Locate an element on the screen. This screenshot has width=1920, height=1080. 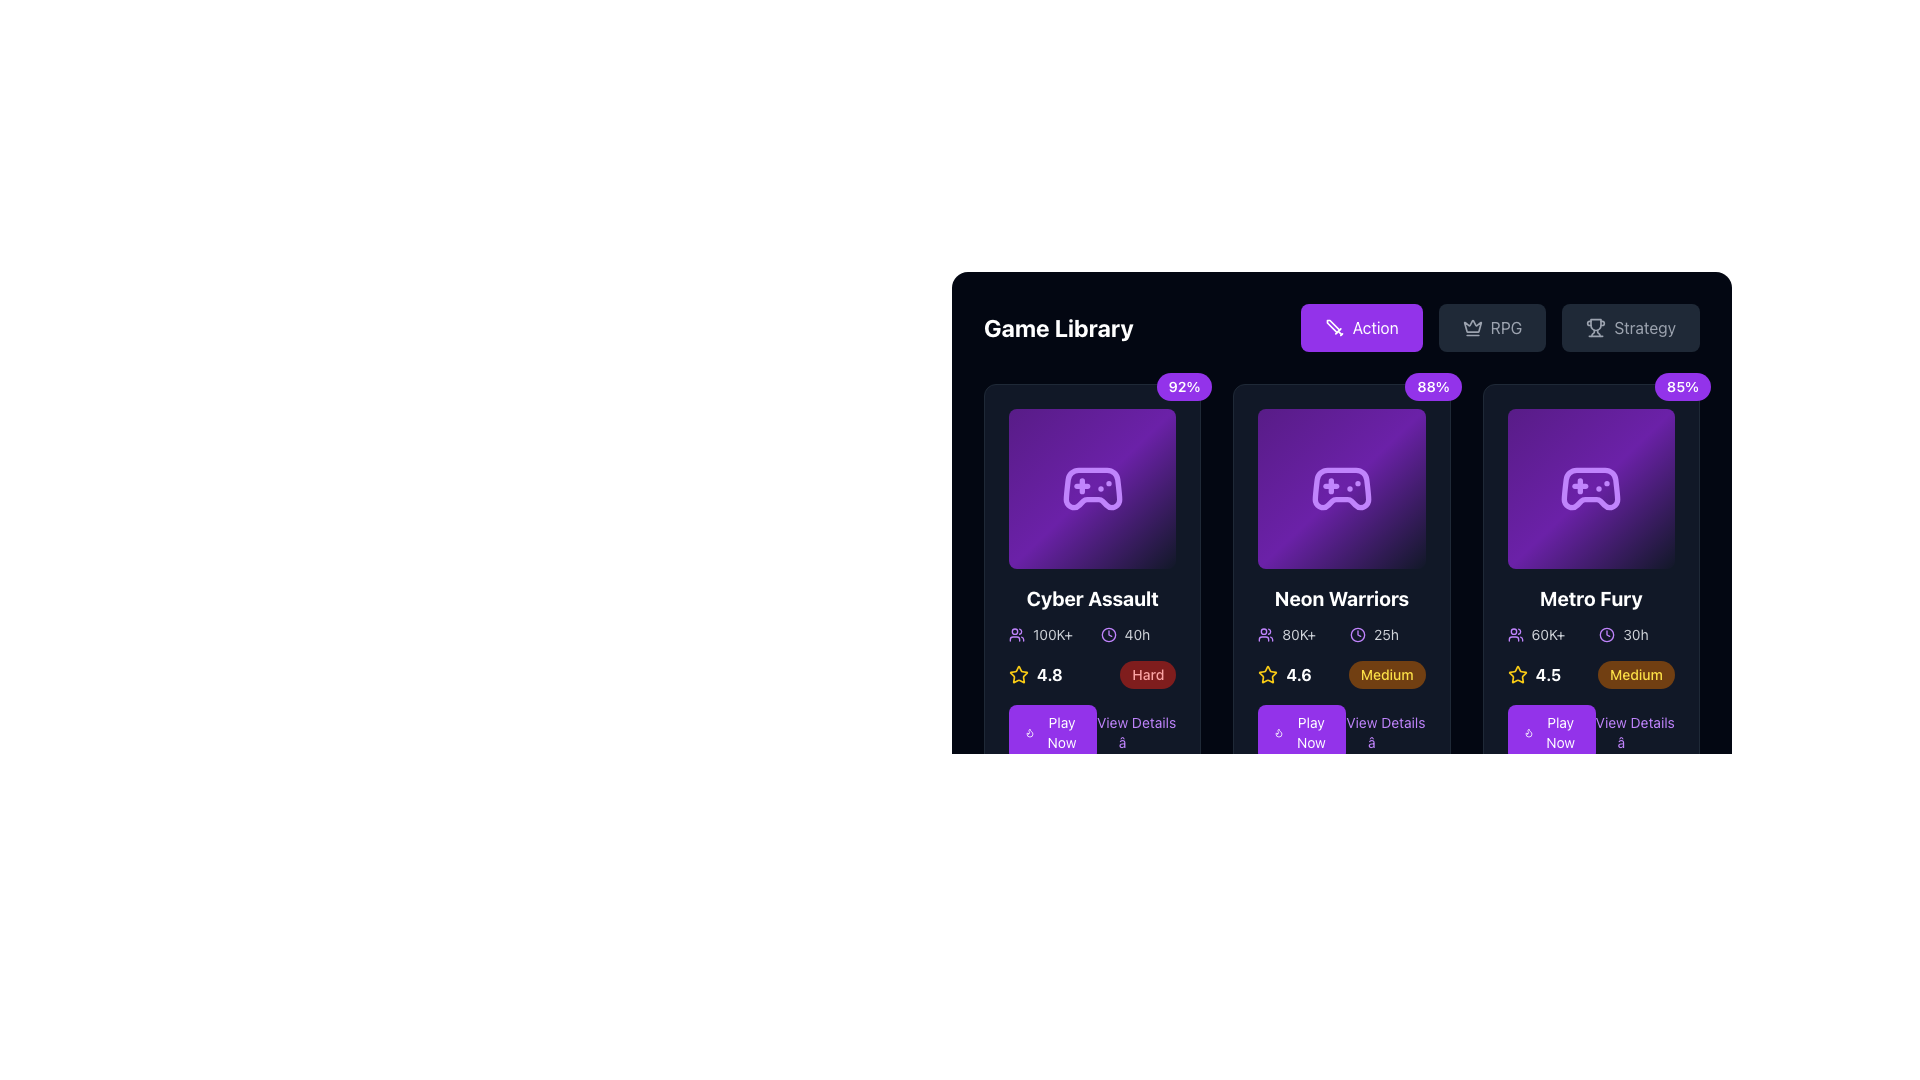
the Rating display element located within the third card labeled 'Metro Fury', positioned below the game title and user count, and left of the 'Medium' difficulty label is located at coordinates (1533, 675).